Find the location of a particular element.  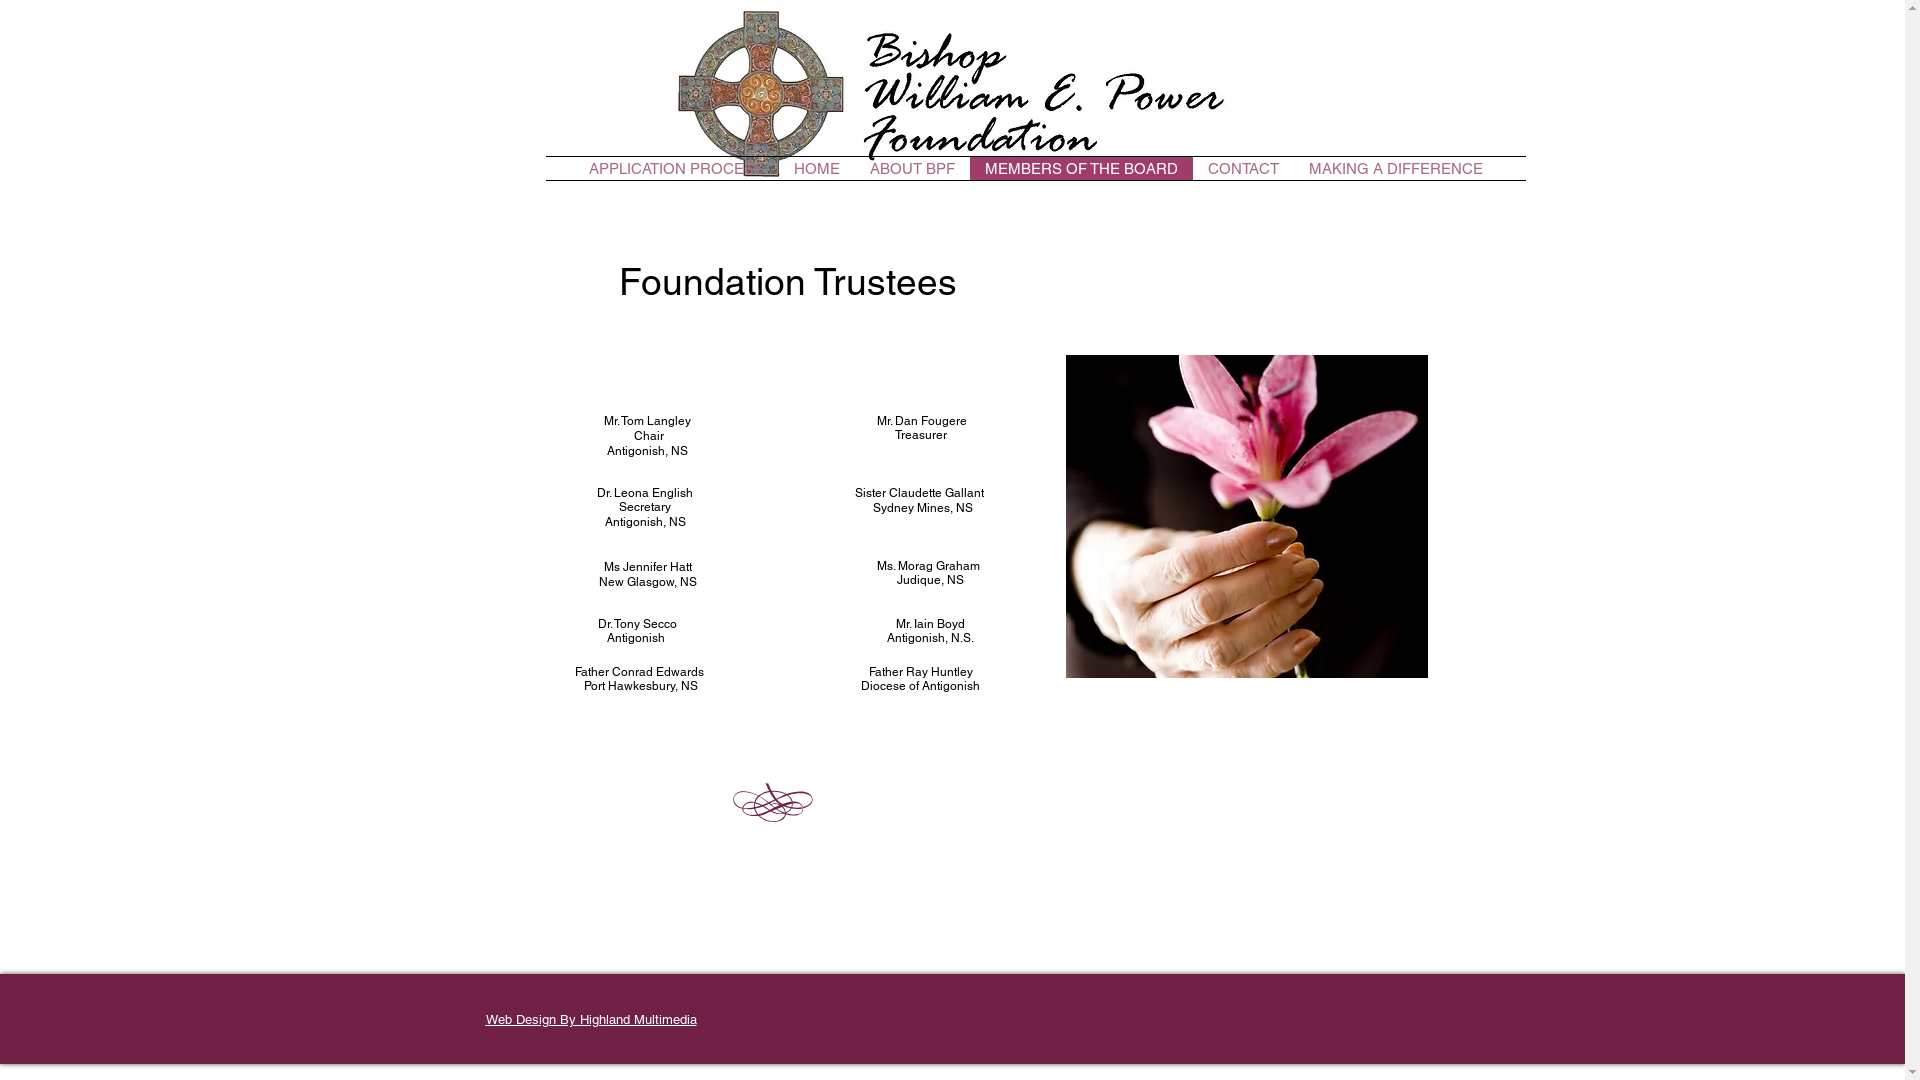

'MEMBERS OF THE BOARD' is located at coordinates (1080, 167).